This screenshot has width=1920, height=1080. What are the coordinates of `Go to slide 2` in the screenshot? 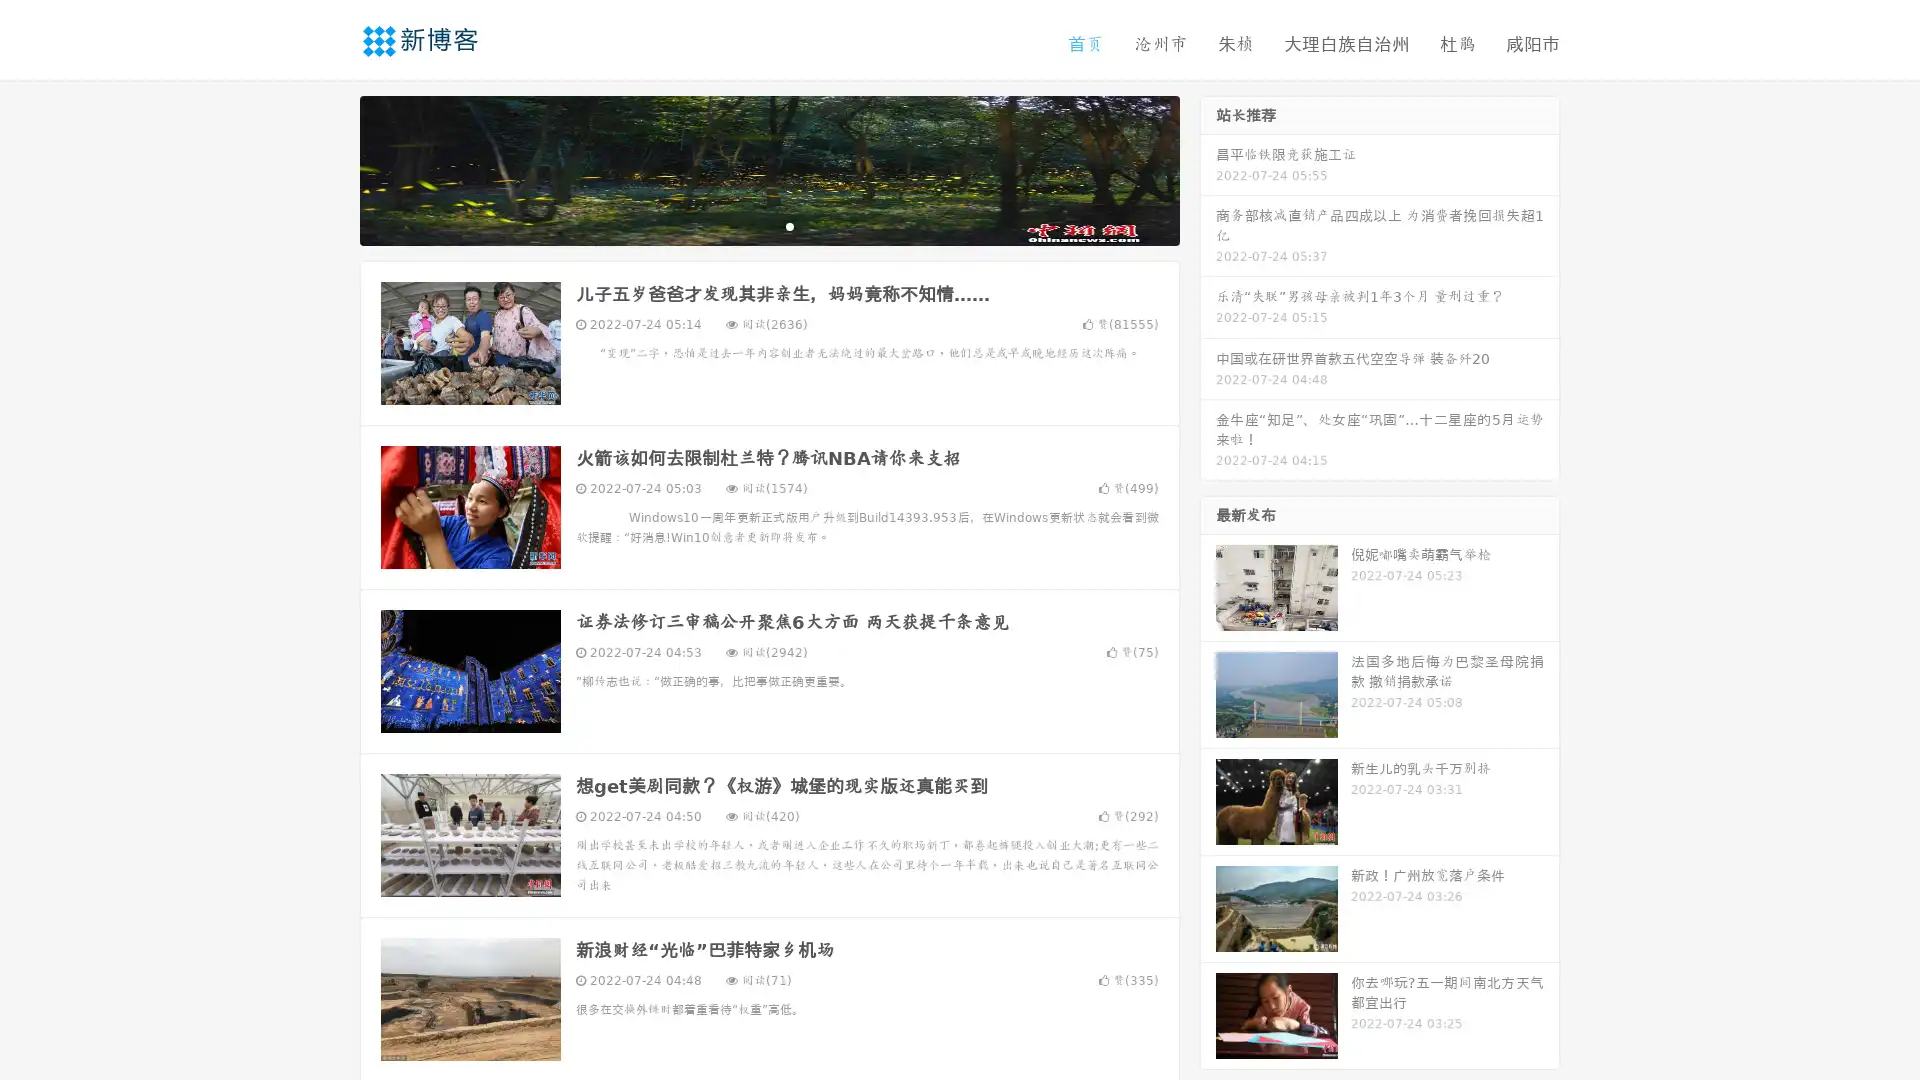 It's located at (768, 225).